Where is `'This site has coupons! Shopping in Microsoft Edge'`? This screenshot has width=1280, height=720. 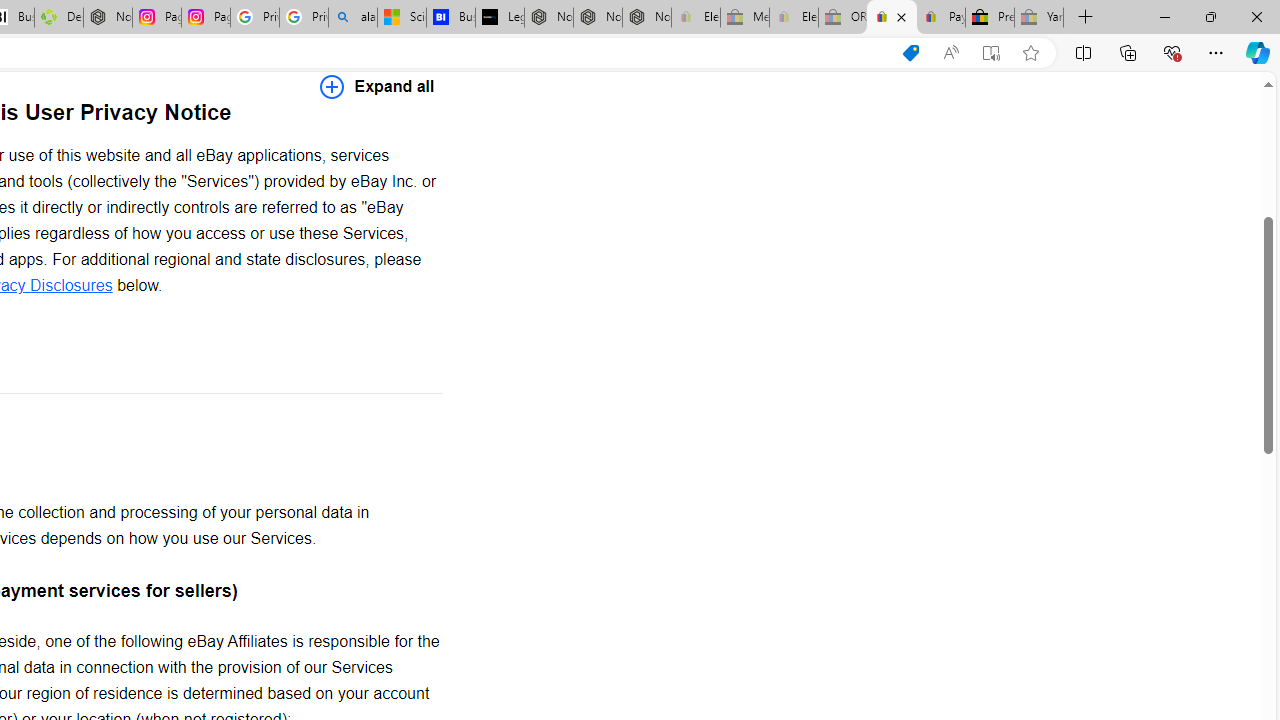
'This site has coupons! Shopping in Microsoft Edge' is located at coordinates (909, 52).